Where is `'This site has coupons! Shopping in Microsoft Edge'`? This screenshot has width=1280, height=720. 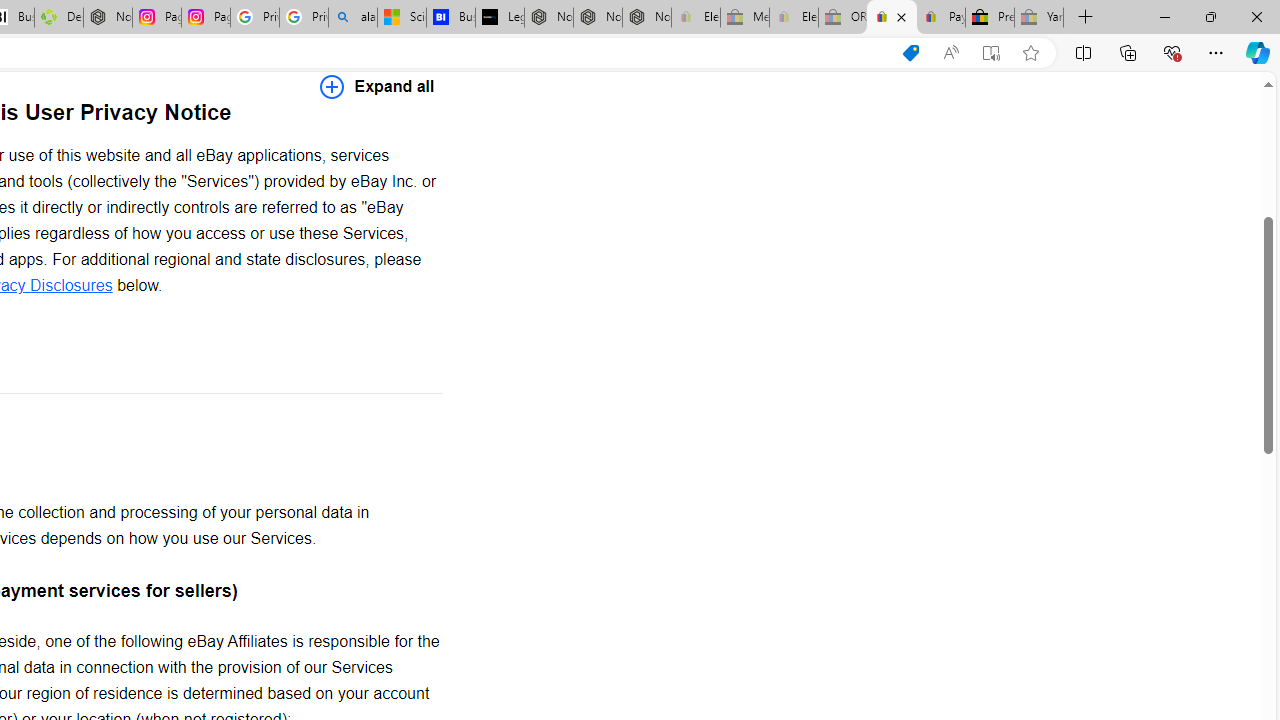
'This site has coupons! Shopping in Microsoft Edge' is located at coordinates (909, 52).